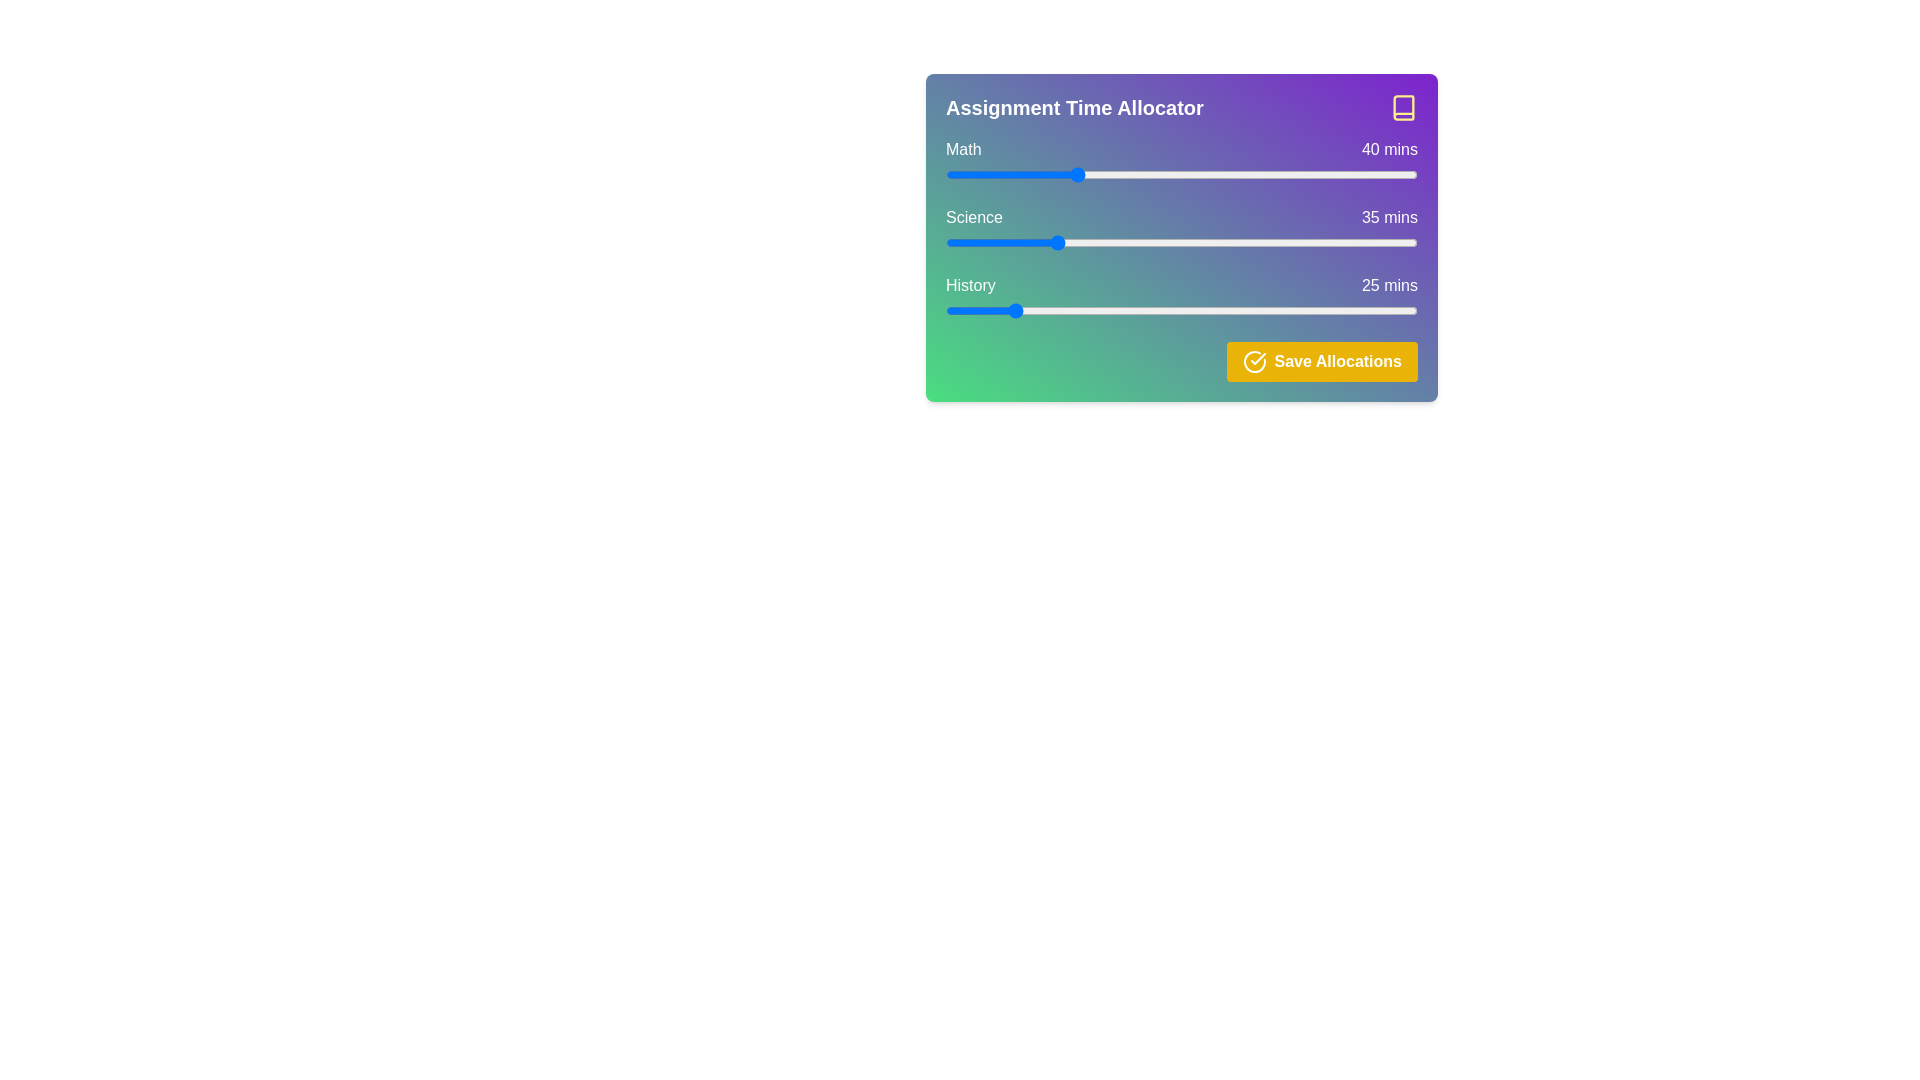 This screenshot has height=1080, width=1920. What do you see at coordinates (1241, 173) in the screenshot?
I see `the time allocation for Math` at bounding box center [1241, 173].